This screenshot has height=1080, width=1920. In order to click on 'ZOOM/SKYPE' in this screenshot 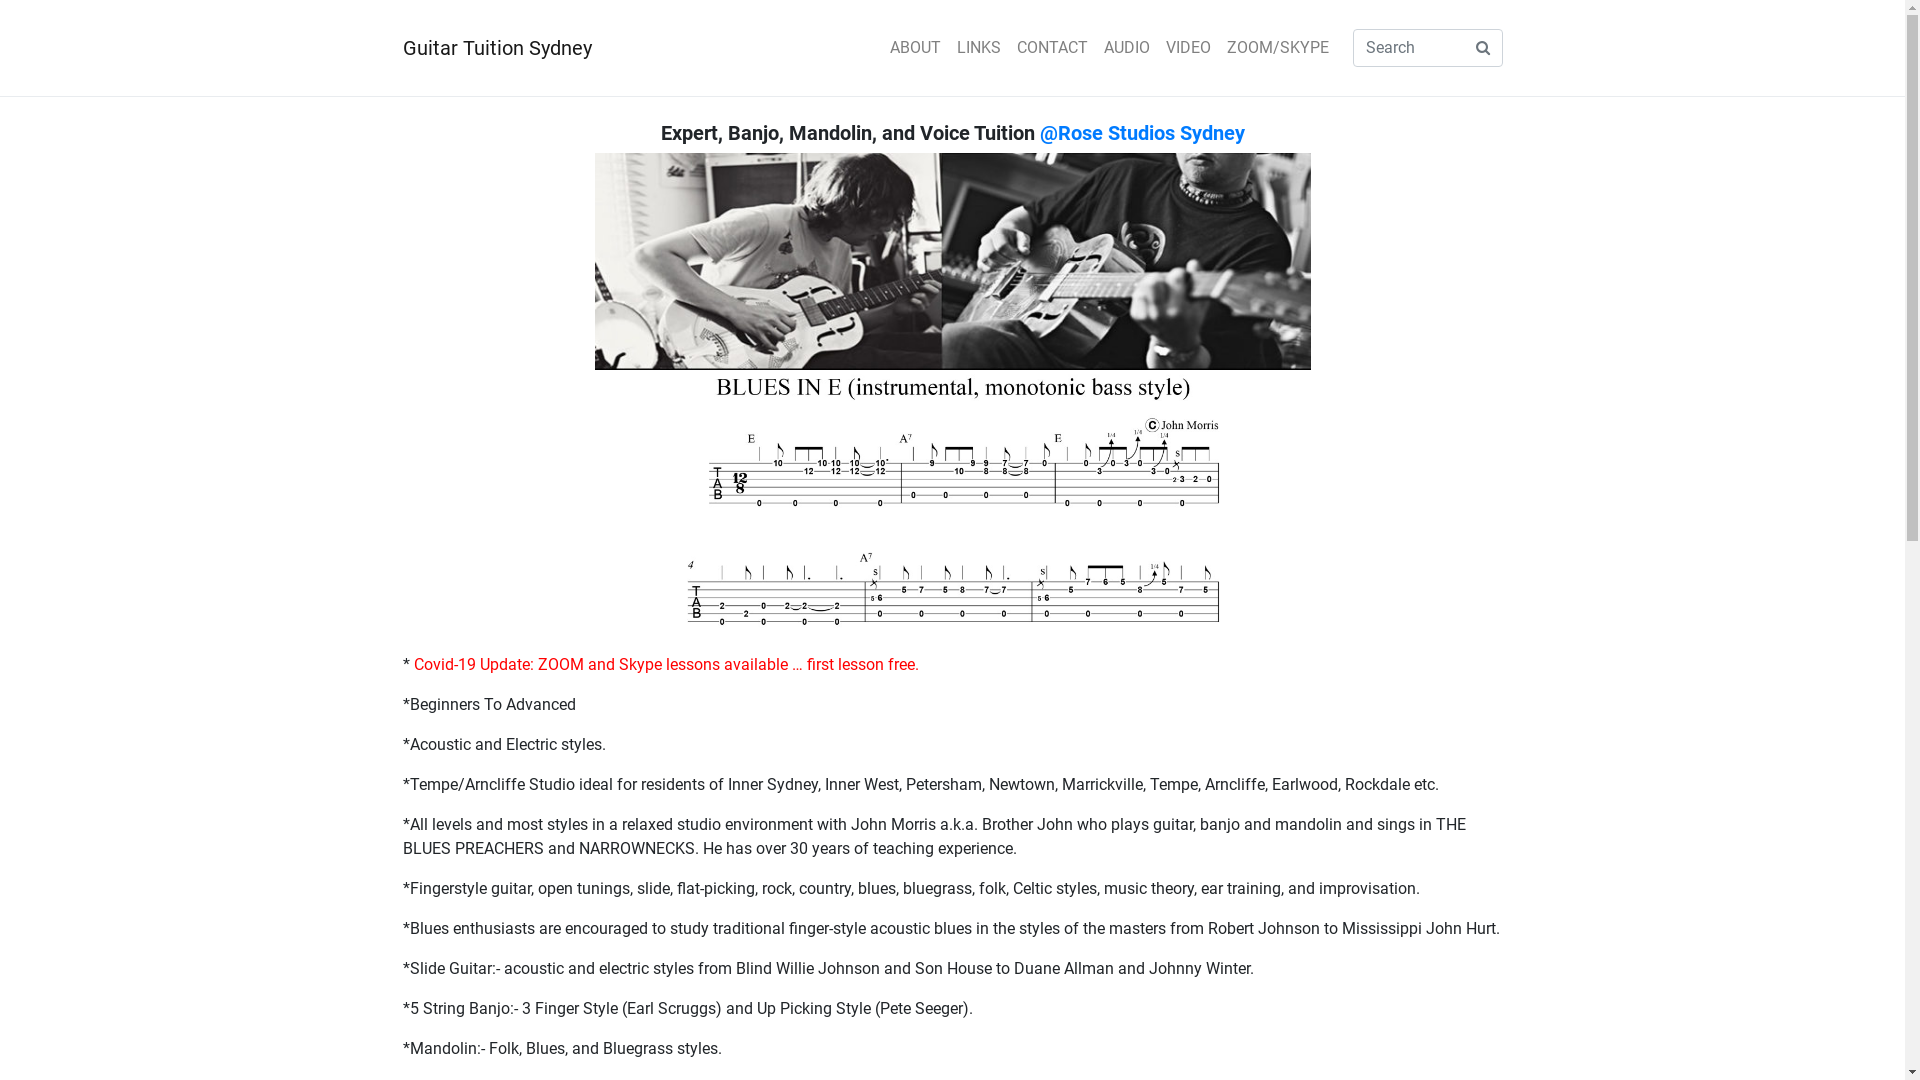, I will do `click(1275, 46)`.